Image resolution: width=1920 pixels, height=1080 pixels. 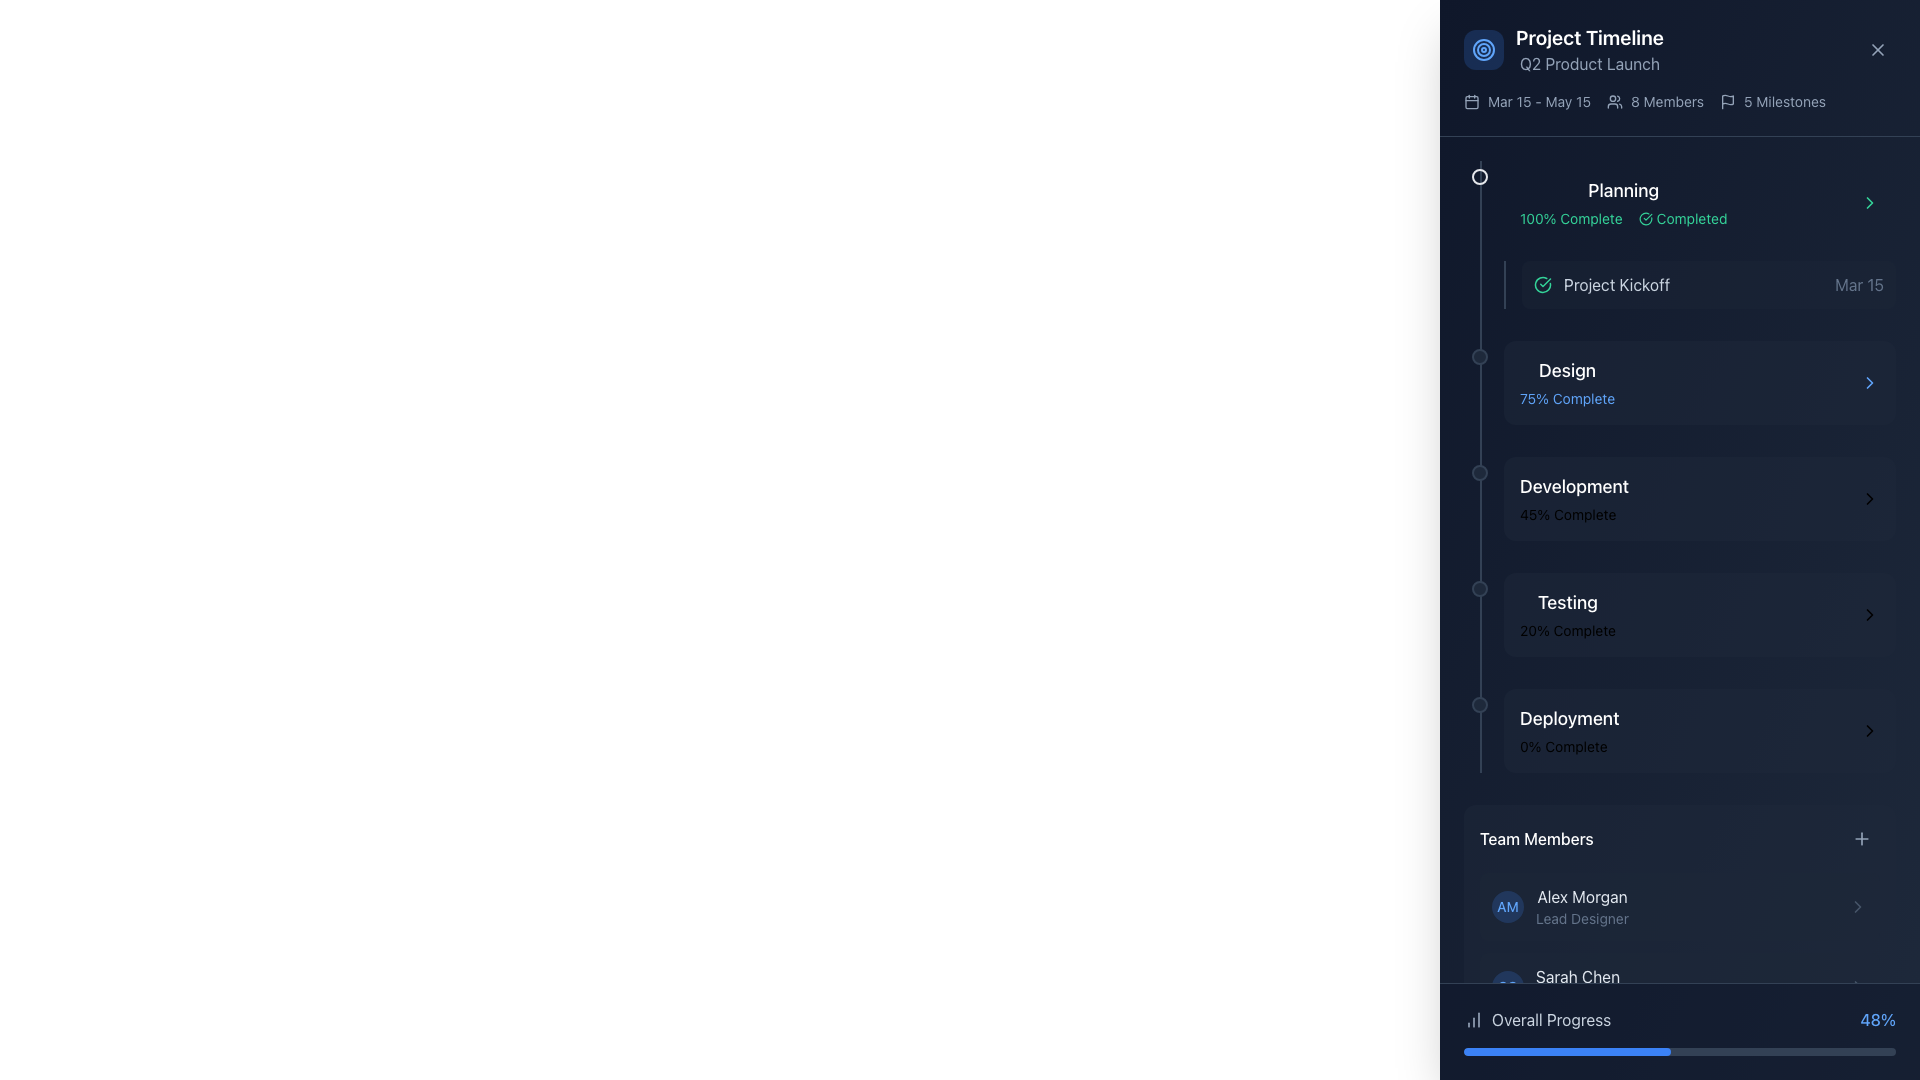 What do you see at coordinates (1566, 631) in the screenshot?
I see `text content of the progress indicator element that shows the testing phase is 20% complete, located beneath the 'Testing' heading in the project timeline section` at bounding box center [1566, 631].